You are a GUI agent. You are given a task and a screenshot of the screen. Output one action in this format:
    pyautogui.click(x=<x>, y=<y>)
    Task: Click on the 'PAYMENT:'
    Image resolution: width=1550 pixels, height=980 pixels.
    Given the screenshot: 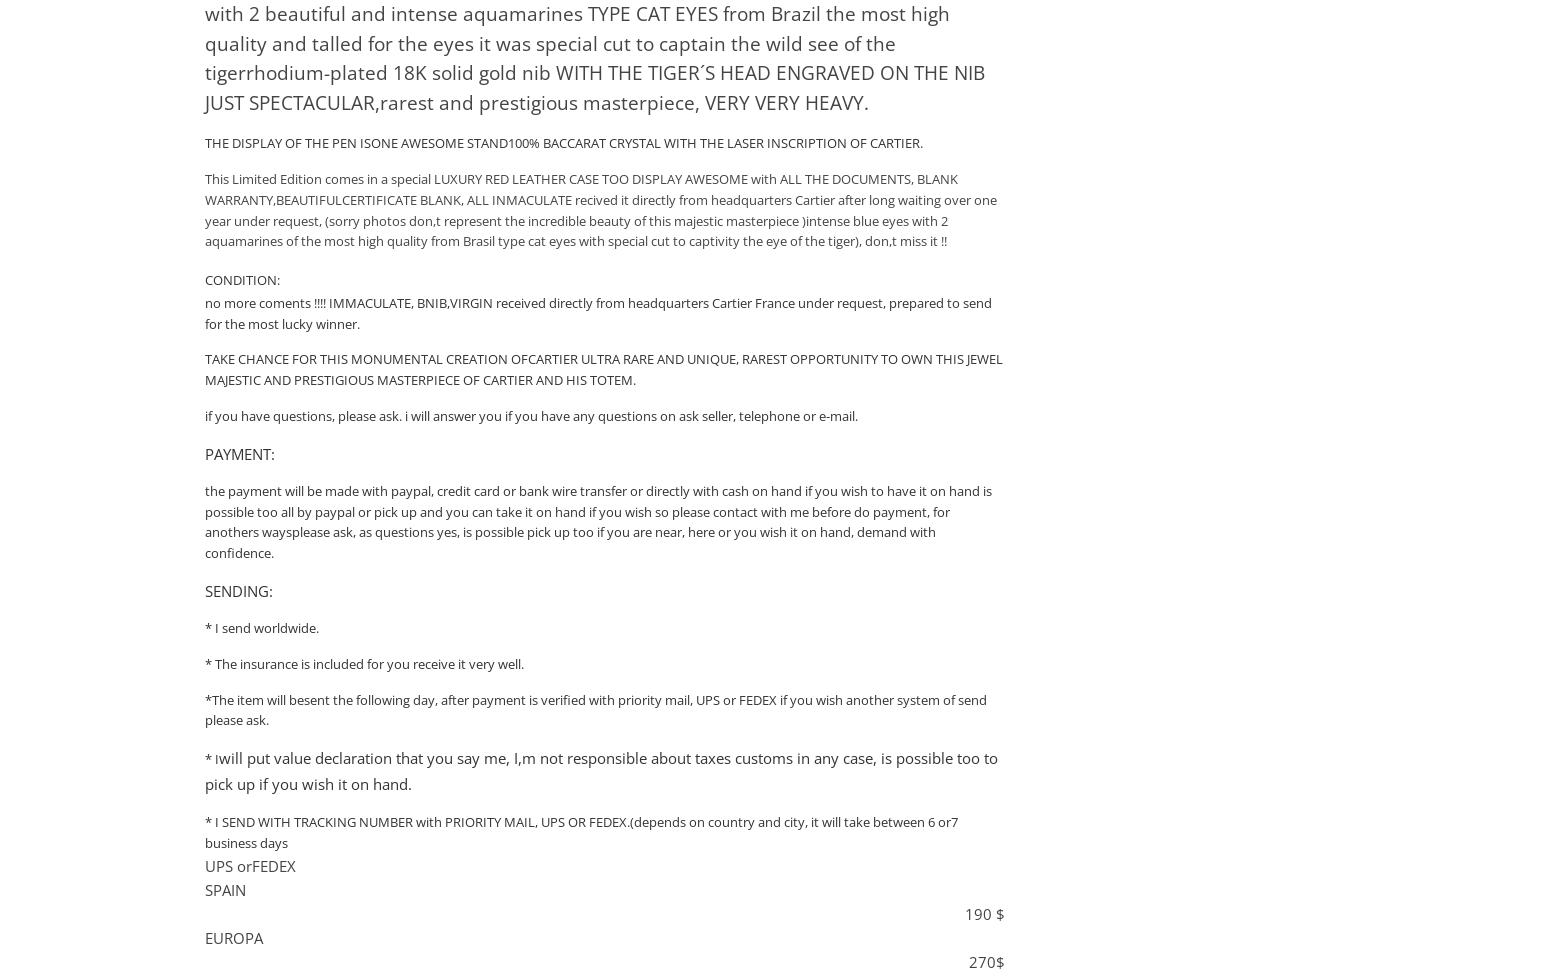 What is the action you would take?
    pyautogui.click(x=239, y=452)
    